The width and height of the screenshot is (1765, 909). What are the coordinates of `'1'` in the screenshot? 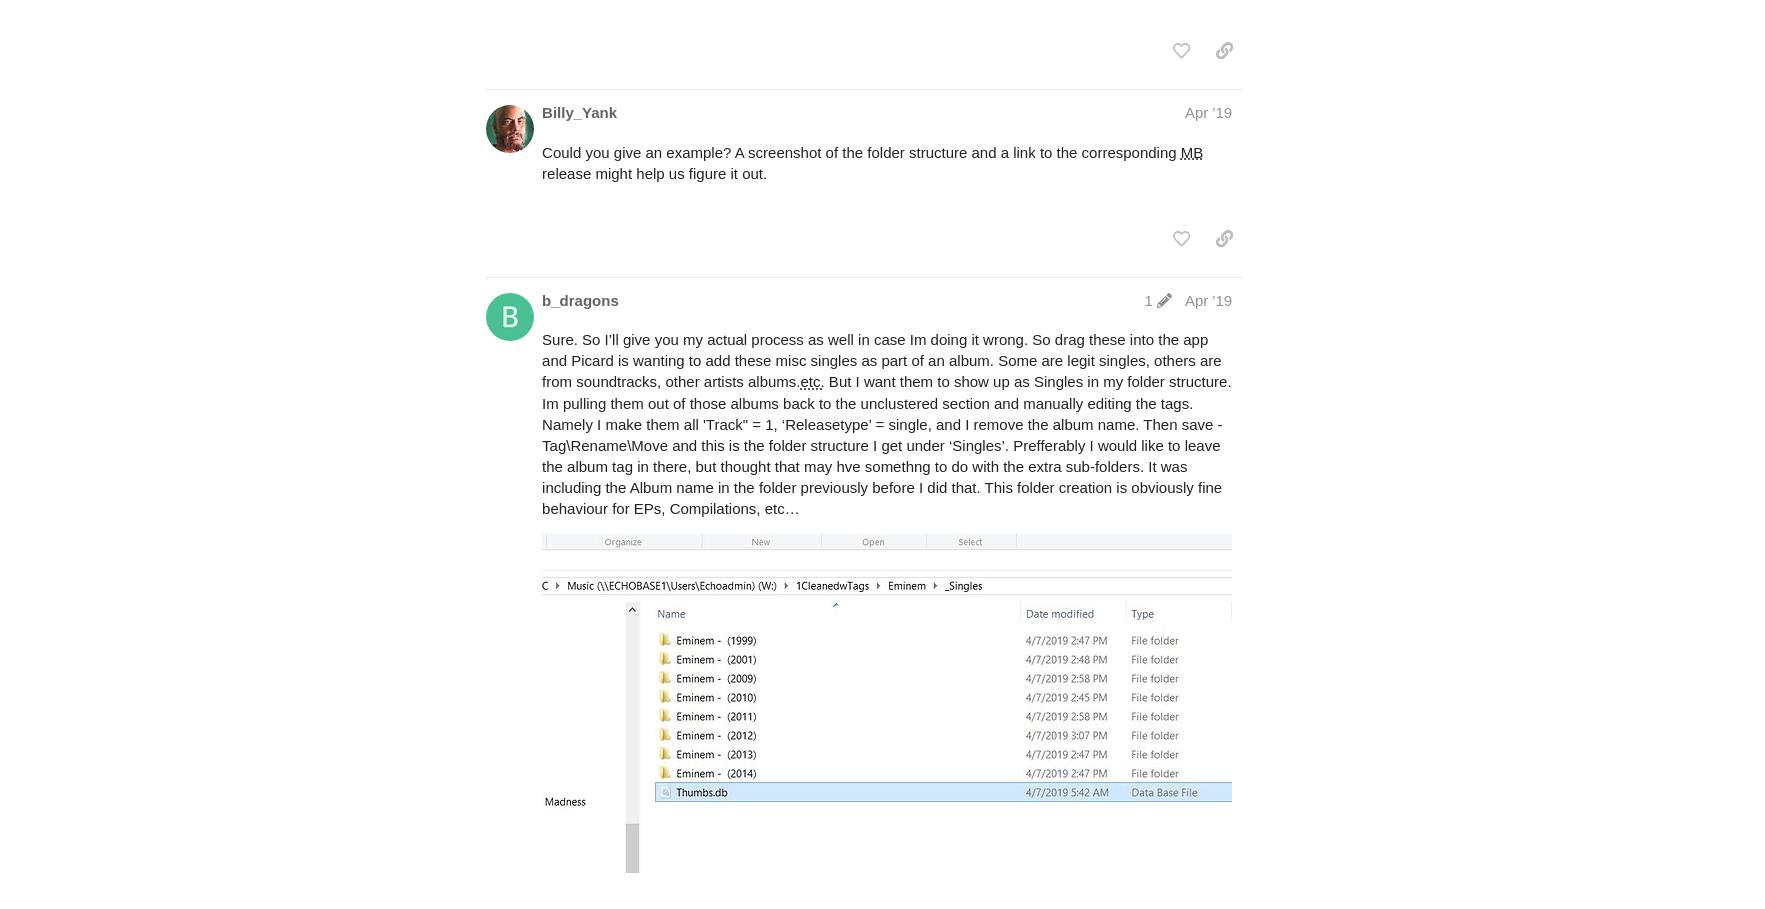 It's located at (1144, 298).